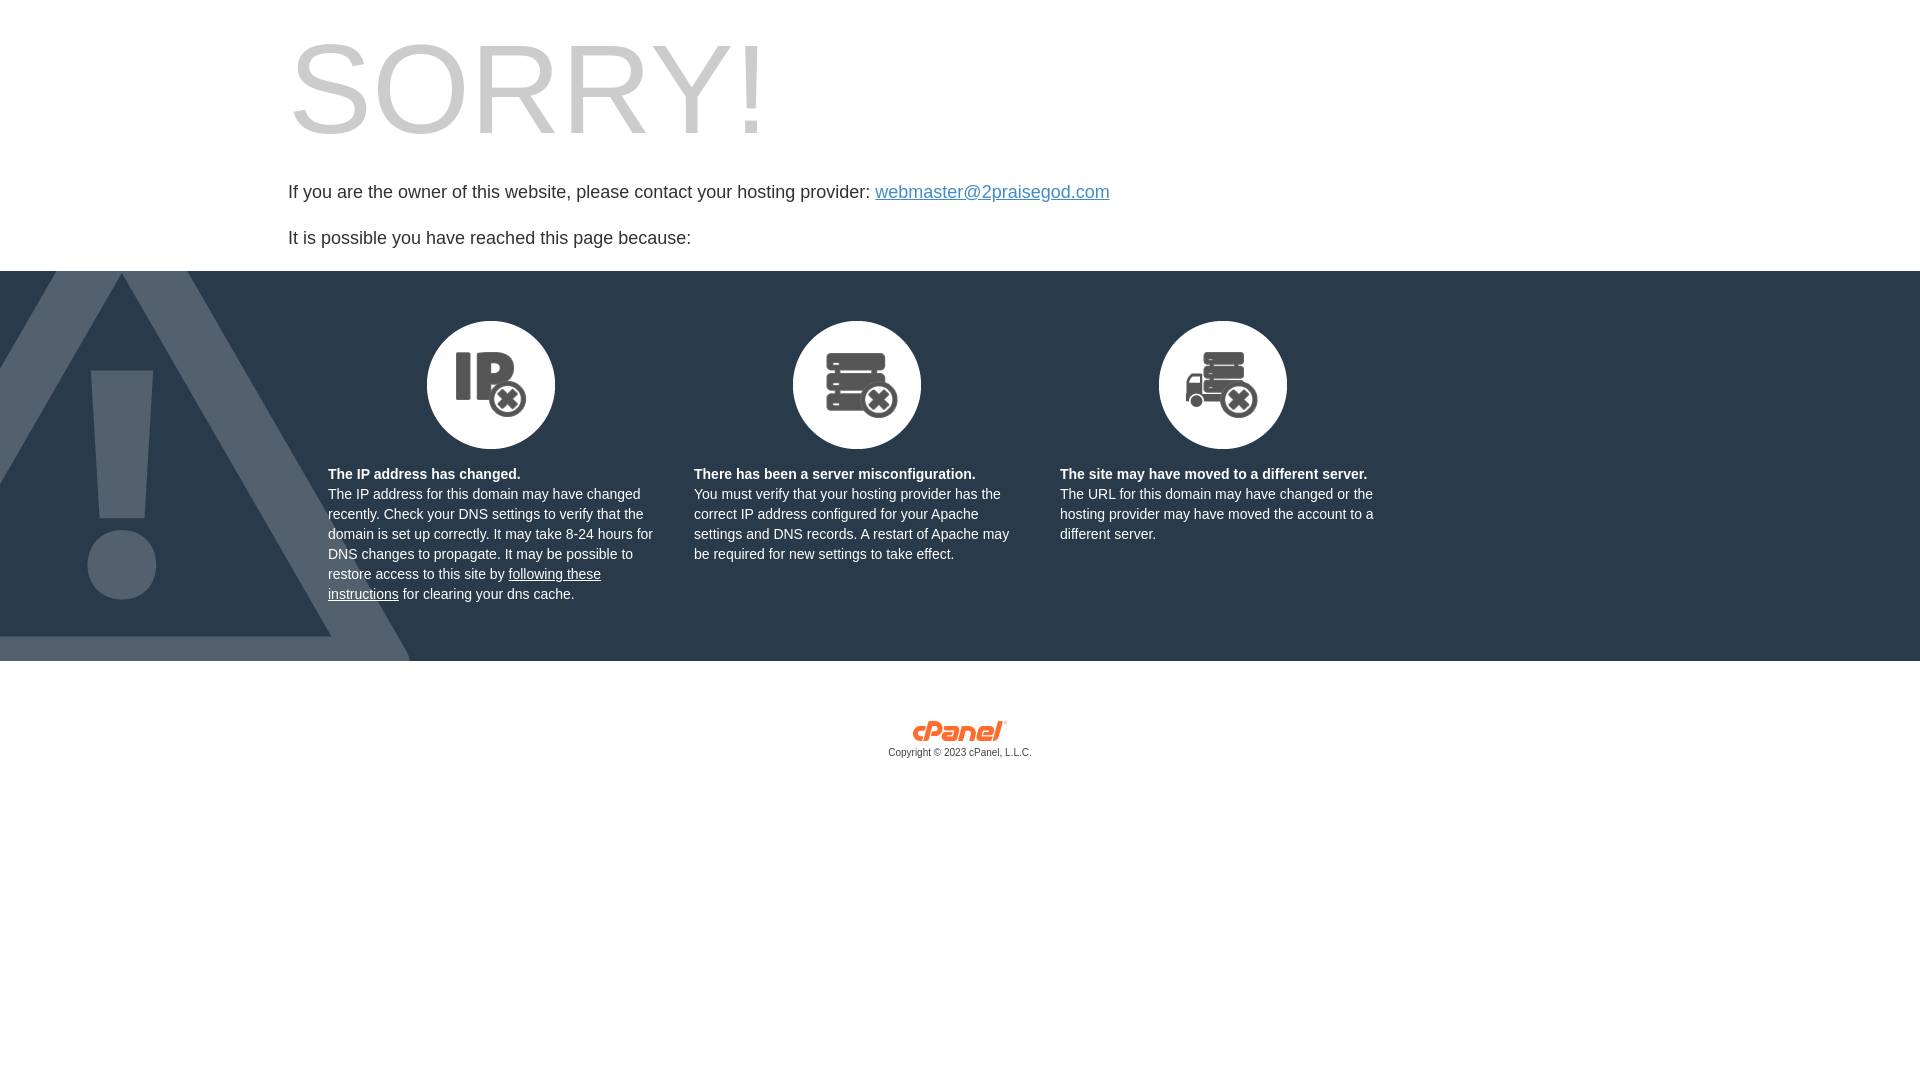 The height and width of the screenshot is (1080, 1920). I want to click on 'following these instructions', so click(463, 583).